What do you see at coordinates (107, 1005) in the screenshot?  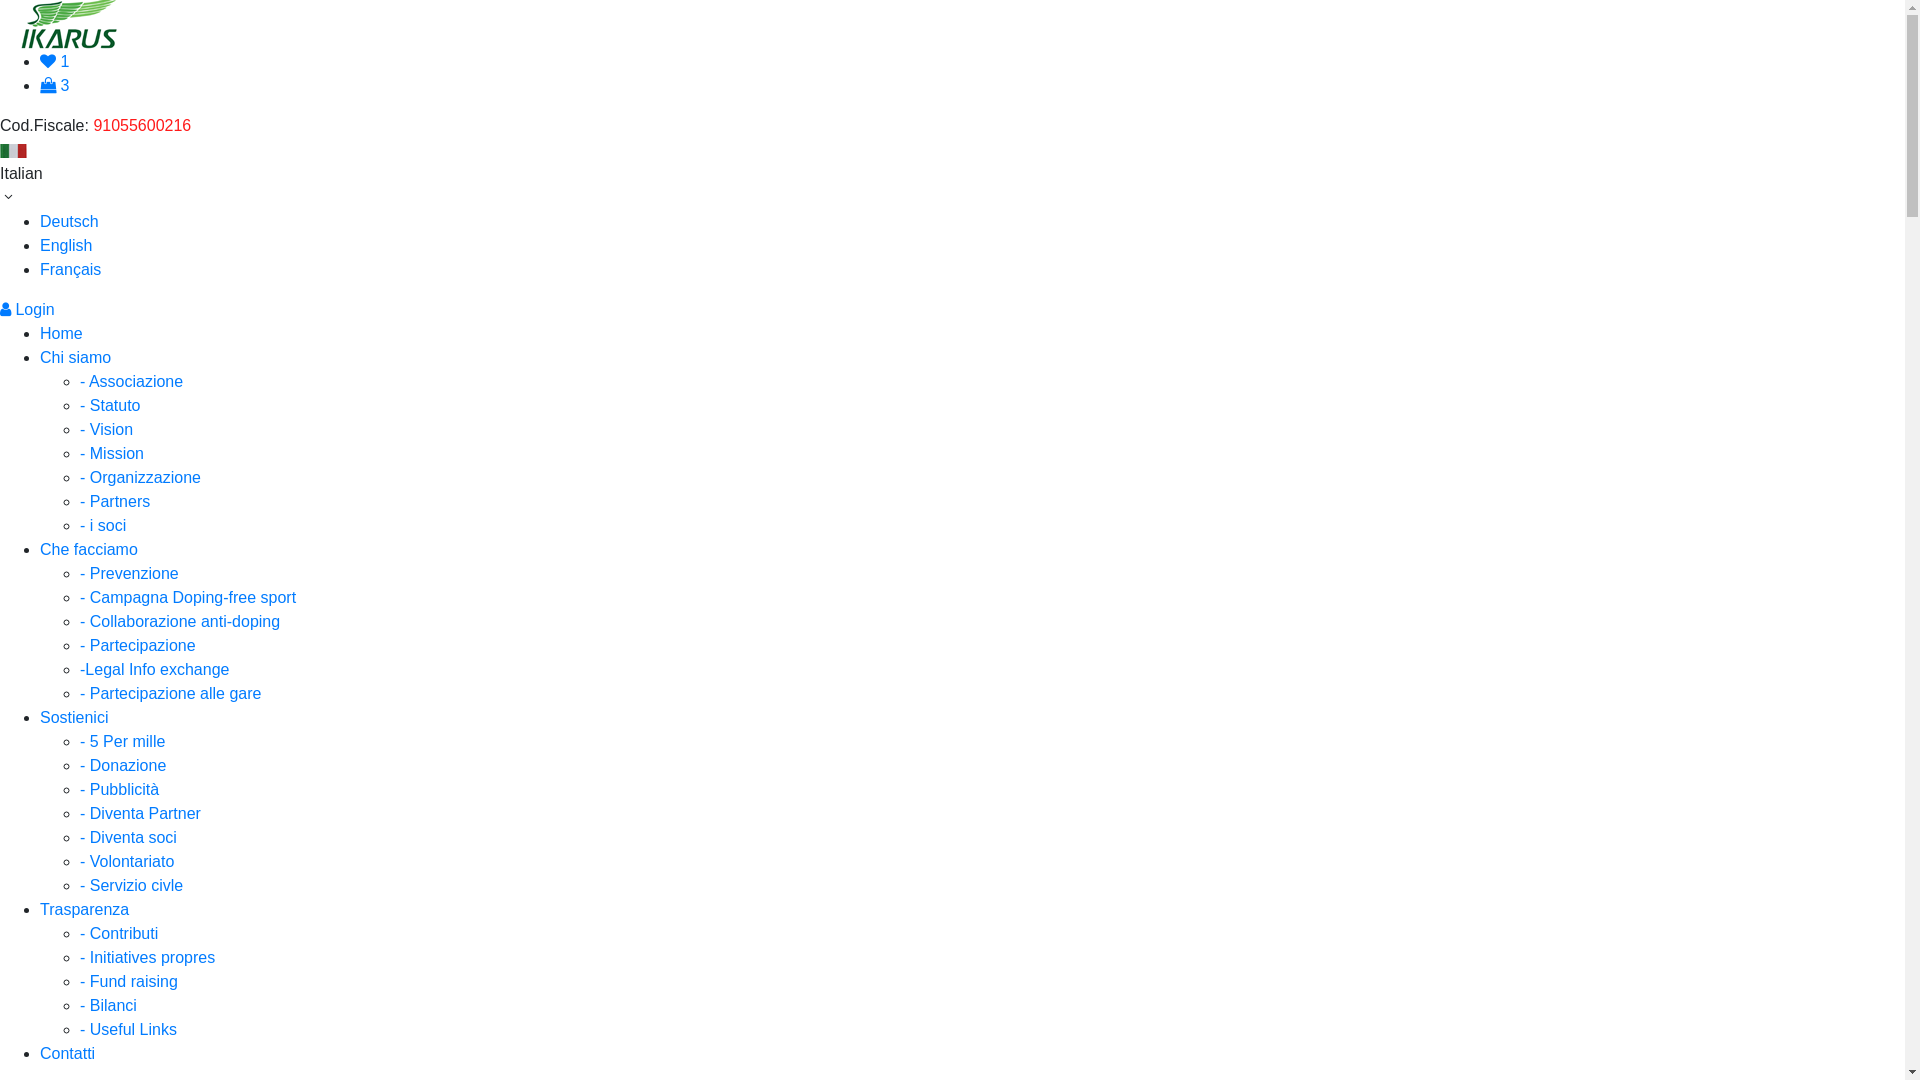 I see `'- Bilanci'` at bounding box center [107, 1005].